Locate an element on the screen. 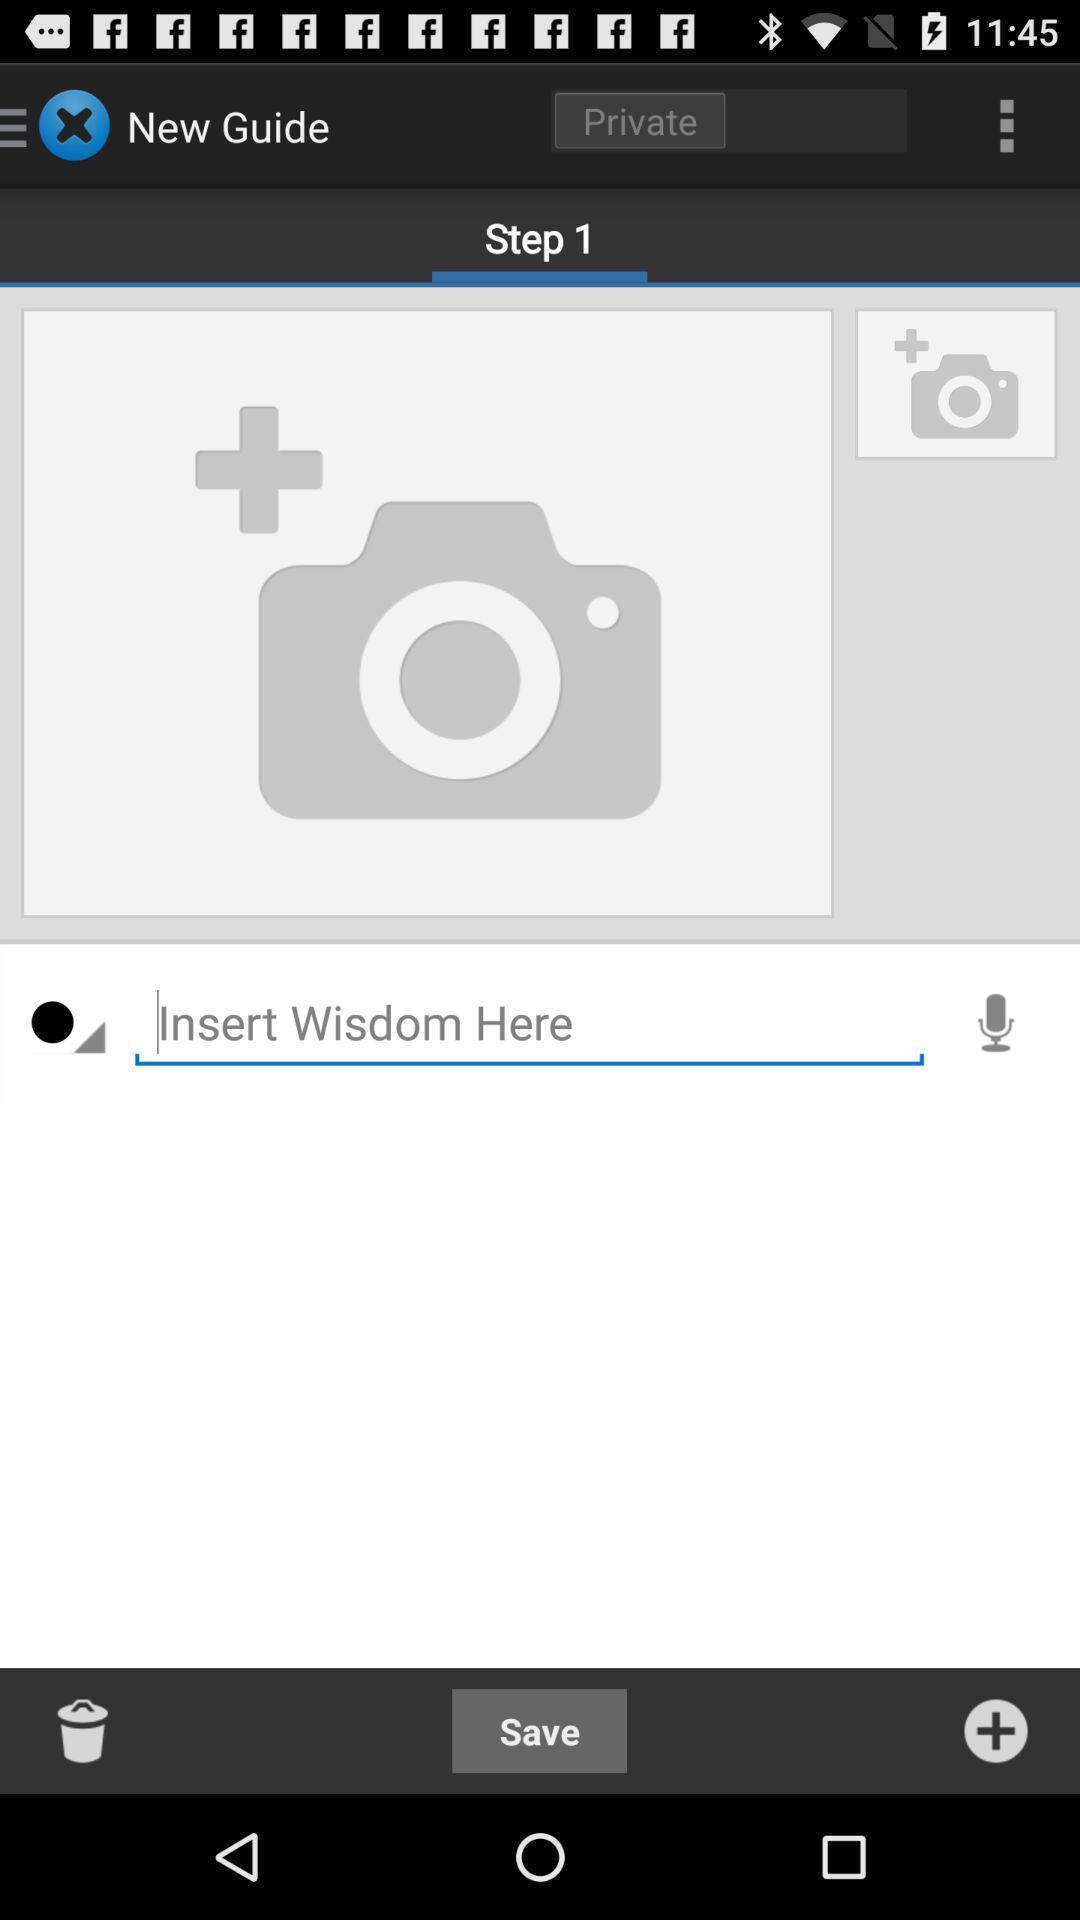 The image size is (1080, 1920). click on private is located at coordinates (729, 119).